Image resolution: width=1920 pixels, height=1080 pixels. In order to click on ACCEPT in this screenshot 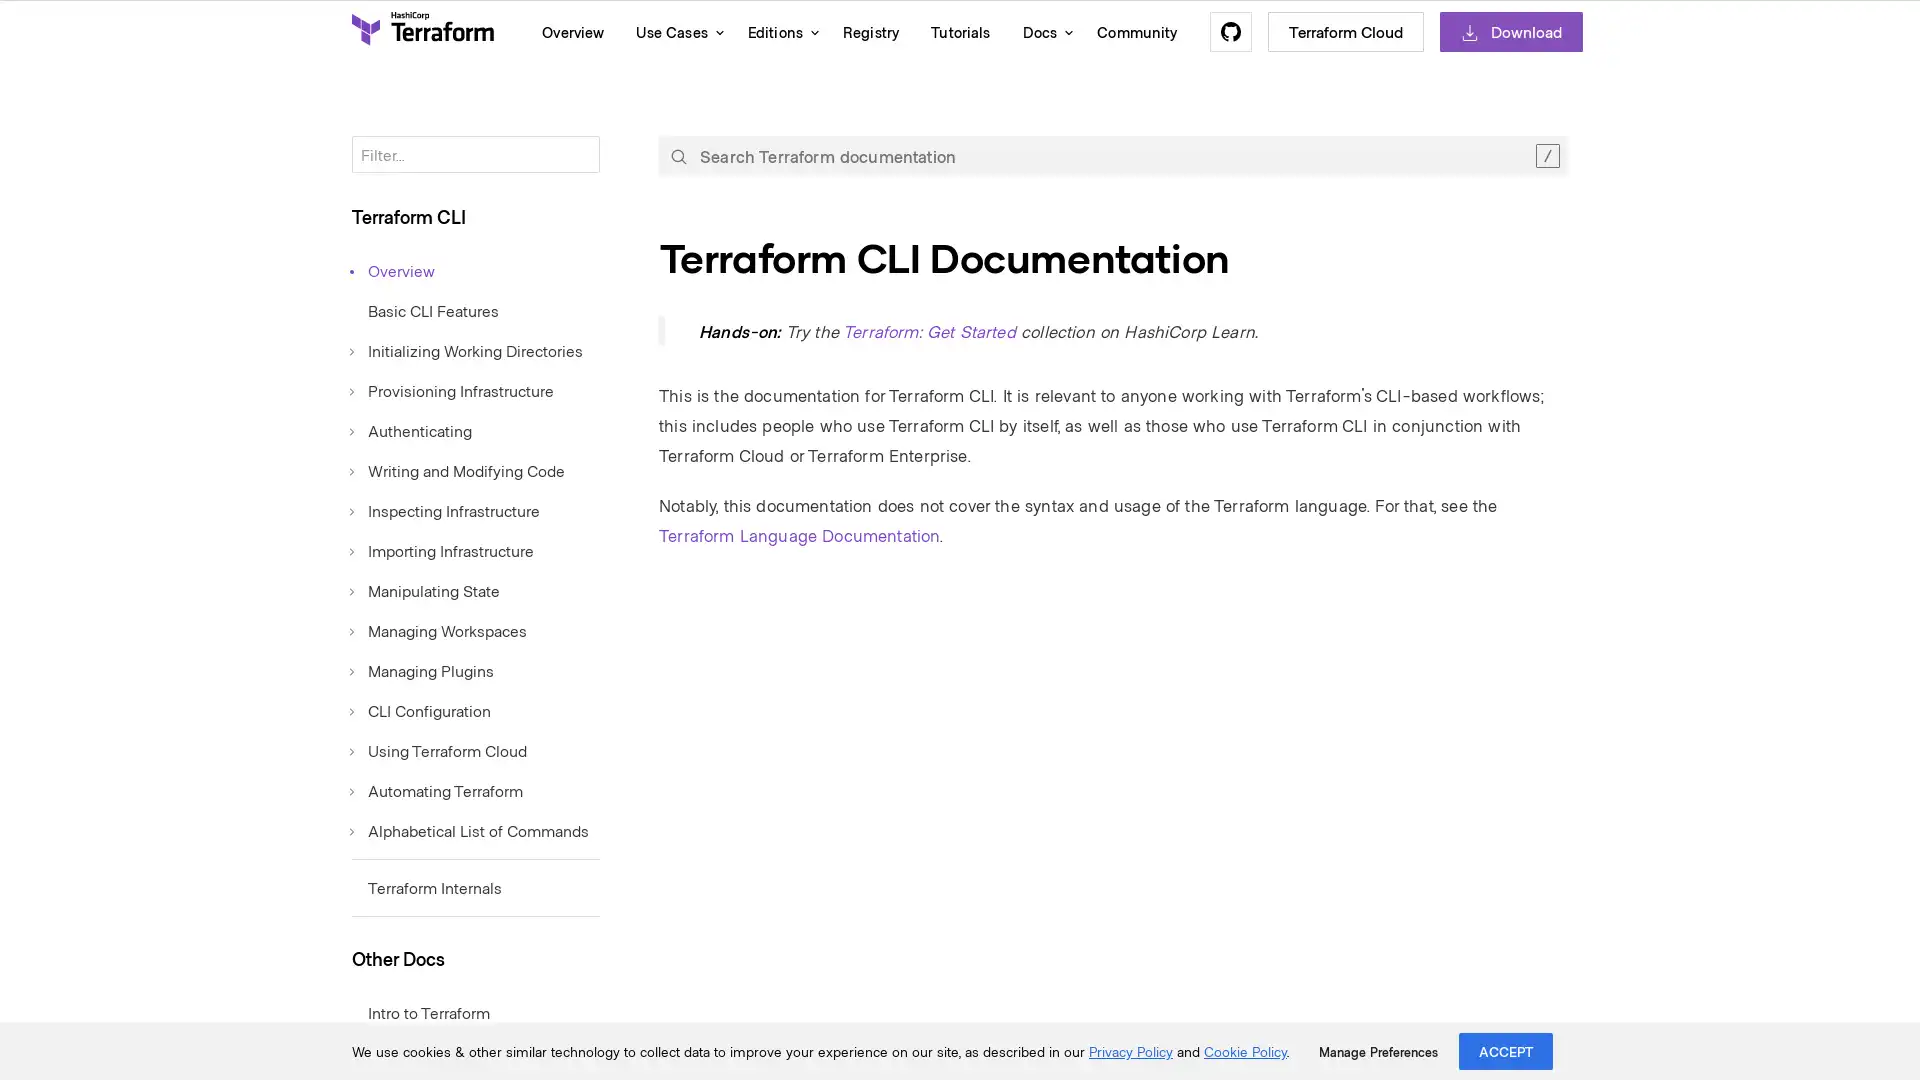, I will do `click(1506, 1050)`.